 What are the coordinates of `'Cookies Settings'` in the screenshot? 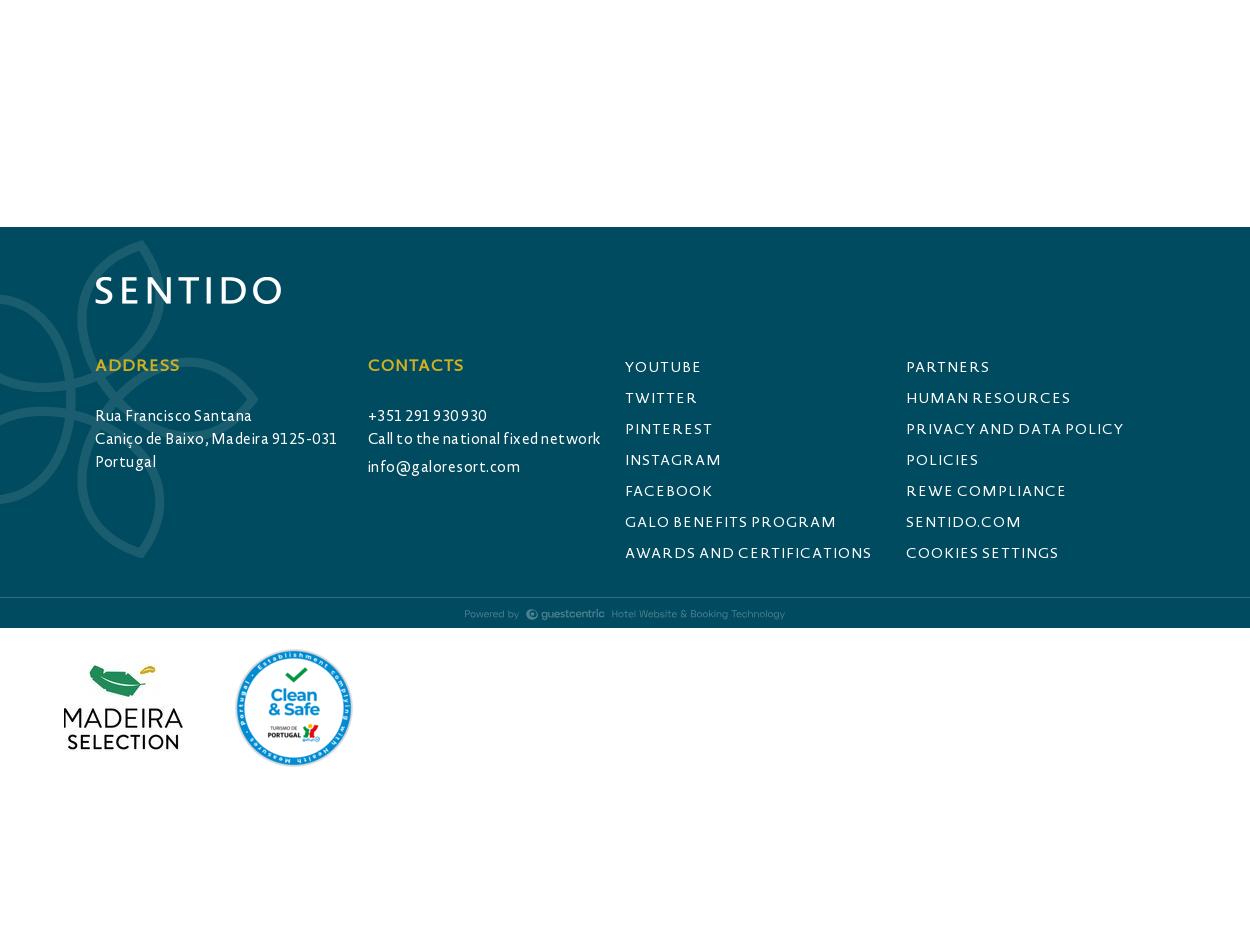 It's located at (980, 553).